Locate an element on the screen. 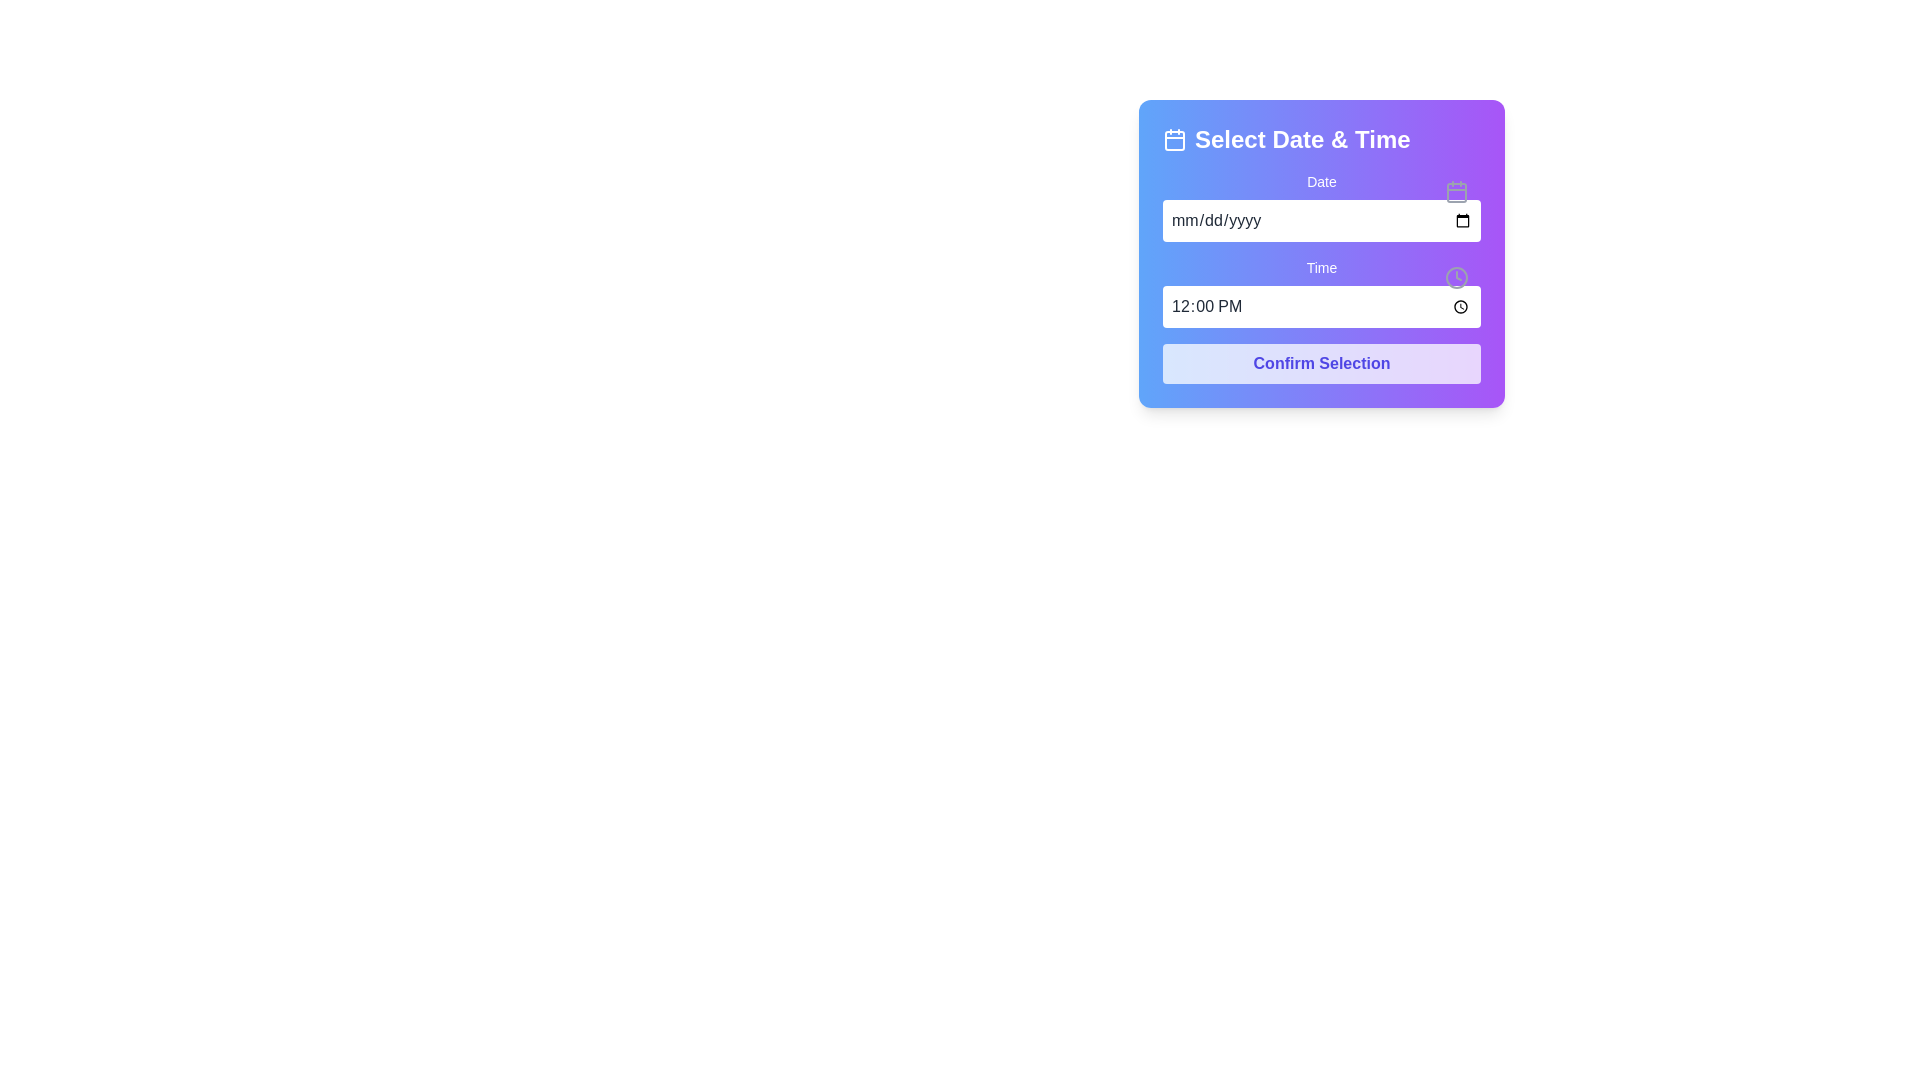  the large 'Confirm Selection' button with an indigo-colored text and a white background to observe the hover effect is located at coordinates (1321, 363).